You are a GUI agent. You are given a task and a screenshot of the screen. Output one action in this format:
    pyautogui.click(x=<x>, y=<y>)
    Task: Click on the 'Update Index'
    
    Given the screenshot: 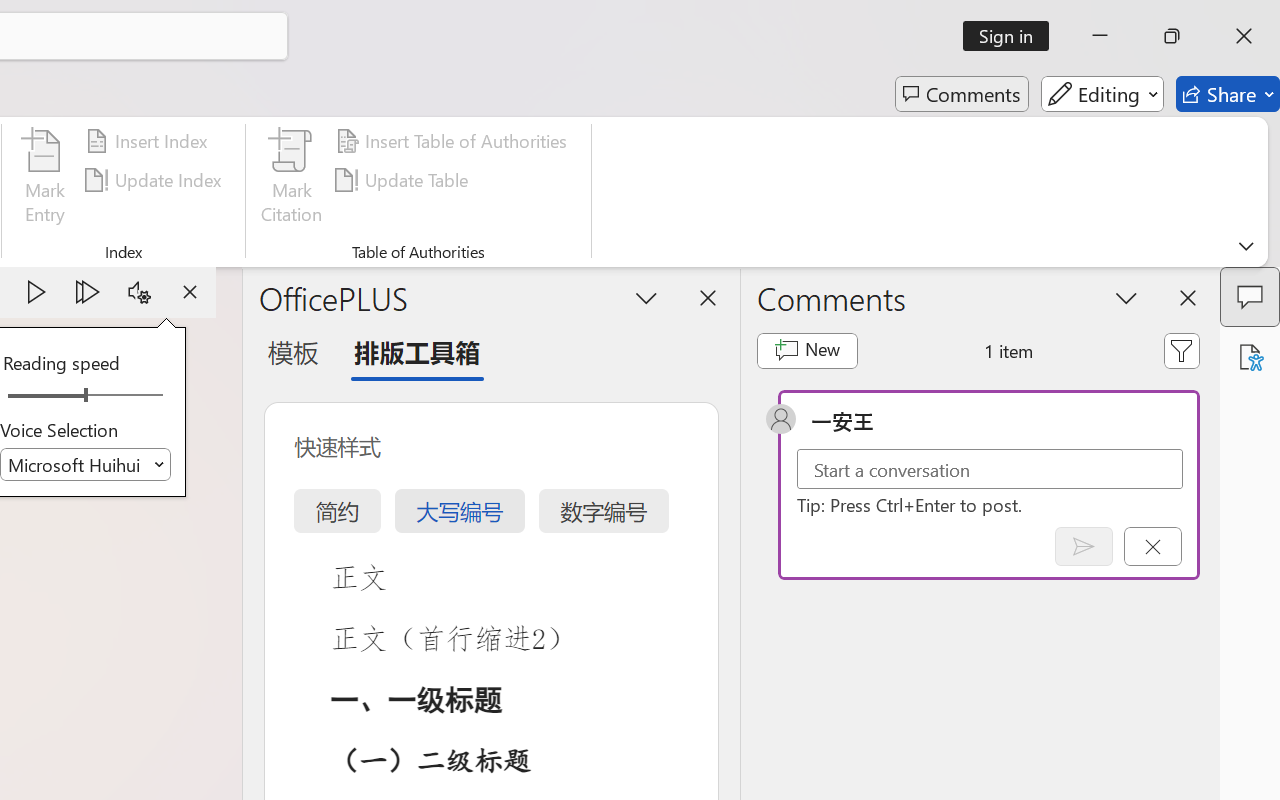 What is the action you would take?
    pyautogui.click(x=155, y=179)
    